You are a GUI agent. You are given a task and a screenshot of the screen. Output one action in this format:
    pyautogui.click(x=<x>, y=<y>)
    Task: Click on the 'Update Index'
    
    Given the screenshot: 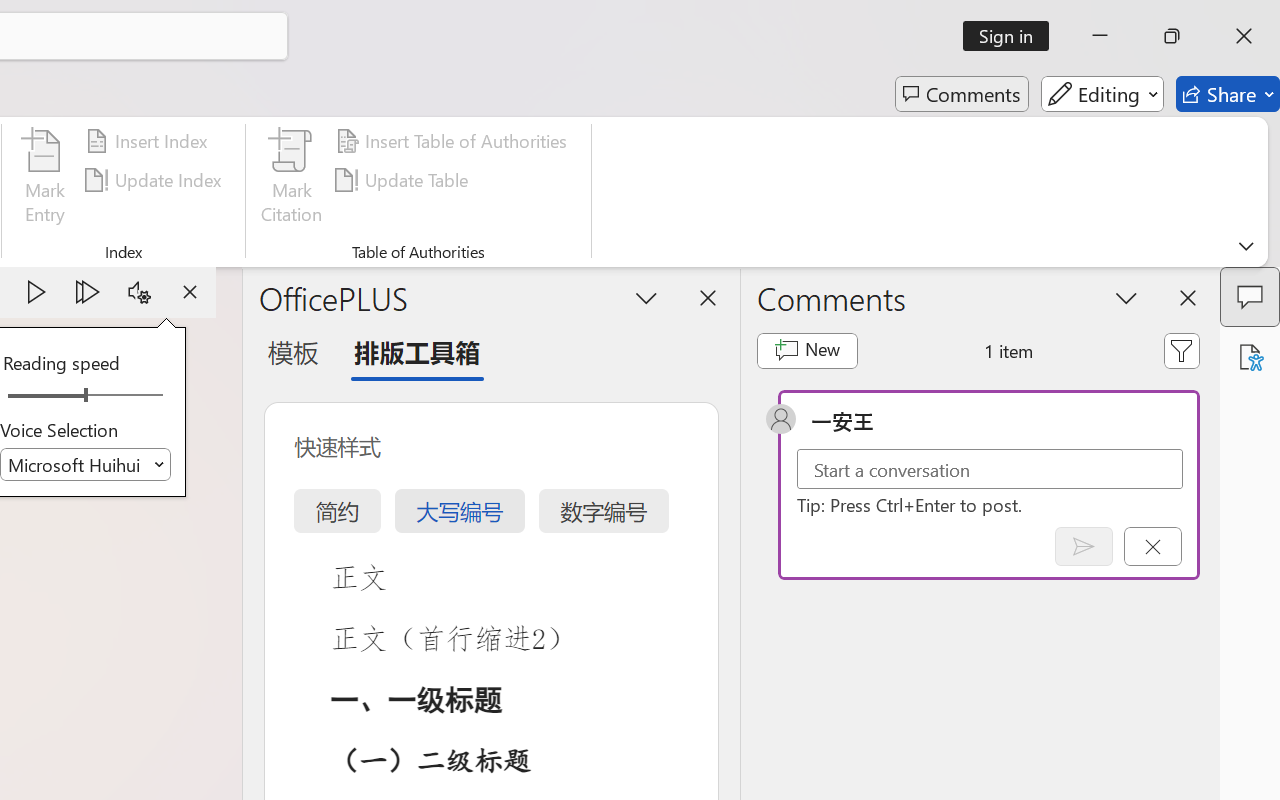 What is the action you would take?
    pyautogui.click(x=155, y=179)
    